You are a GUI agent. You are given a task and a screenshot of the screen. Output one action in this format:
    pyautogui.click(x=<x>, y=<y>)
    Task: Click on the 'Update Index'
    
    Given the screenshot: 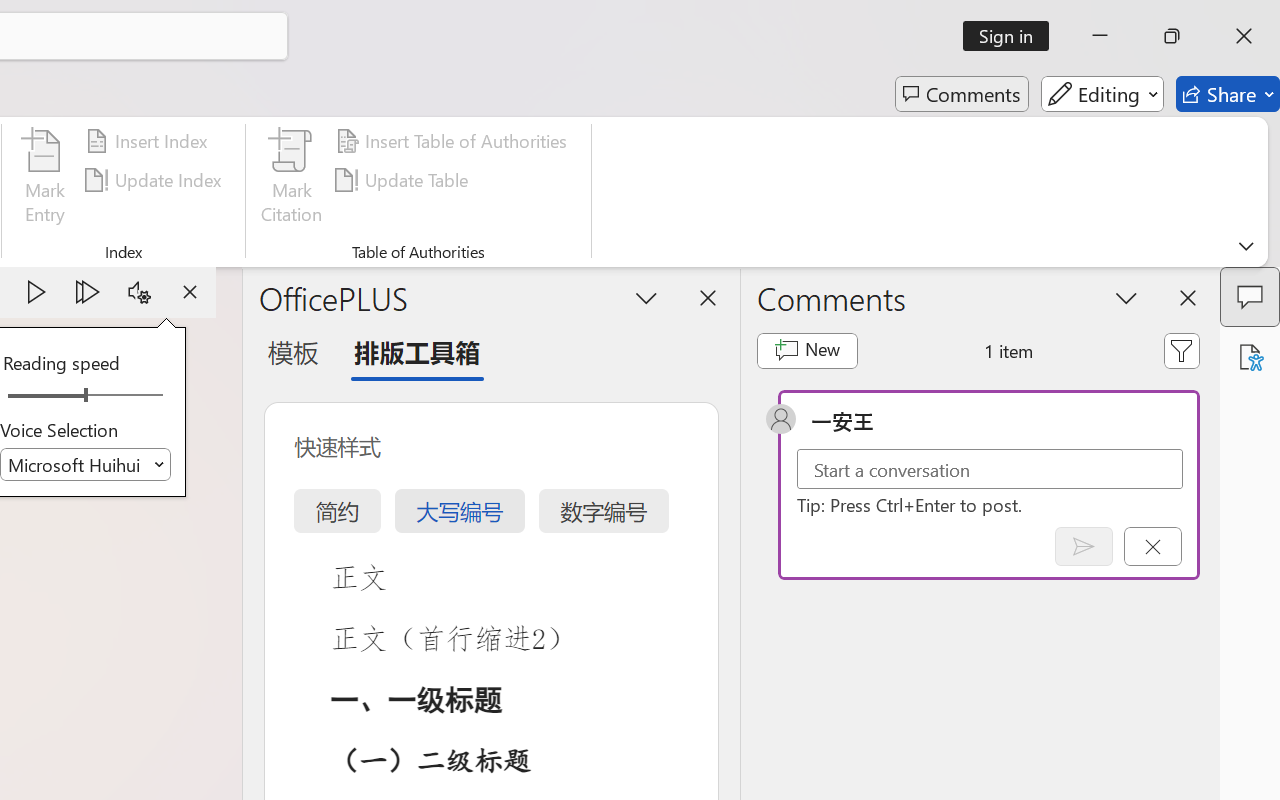 What is the action you would take?
    pyautogui.click(x=155, y=179)
    